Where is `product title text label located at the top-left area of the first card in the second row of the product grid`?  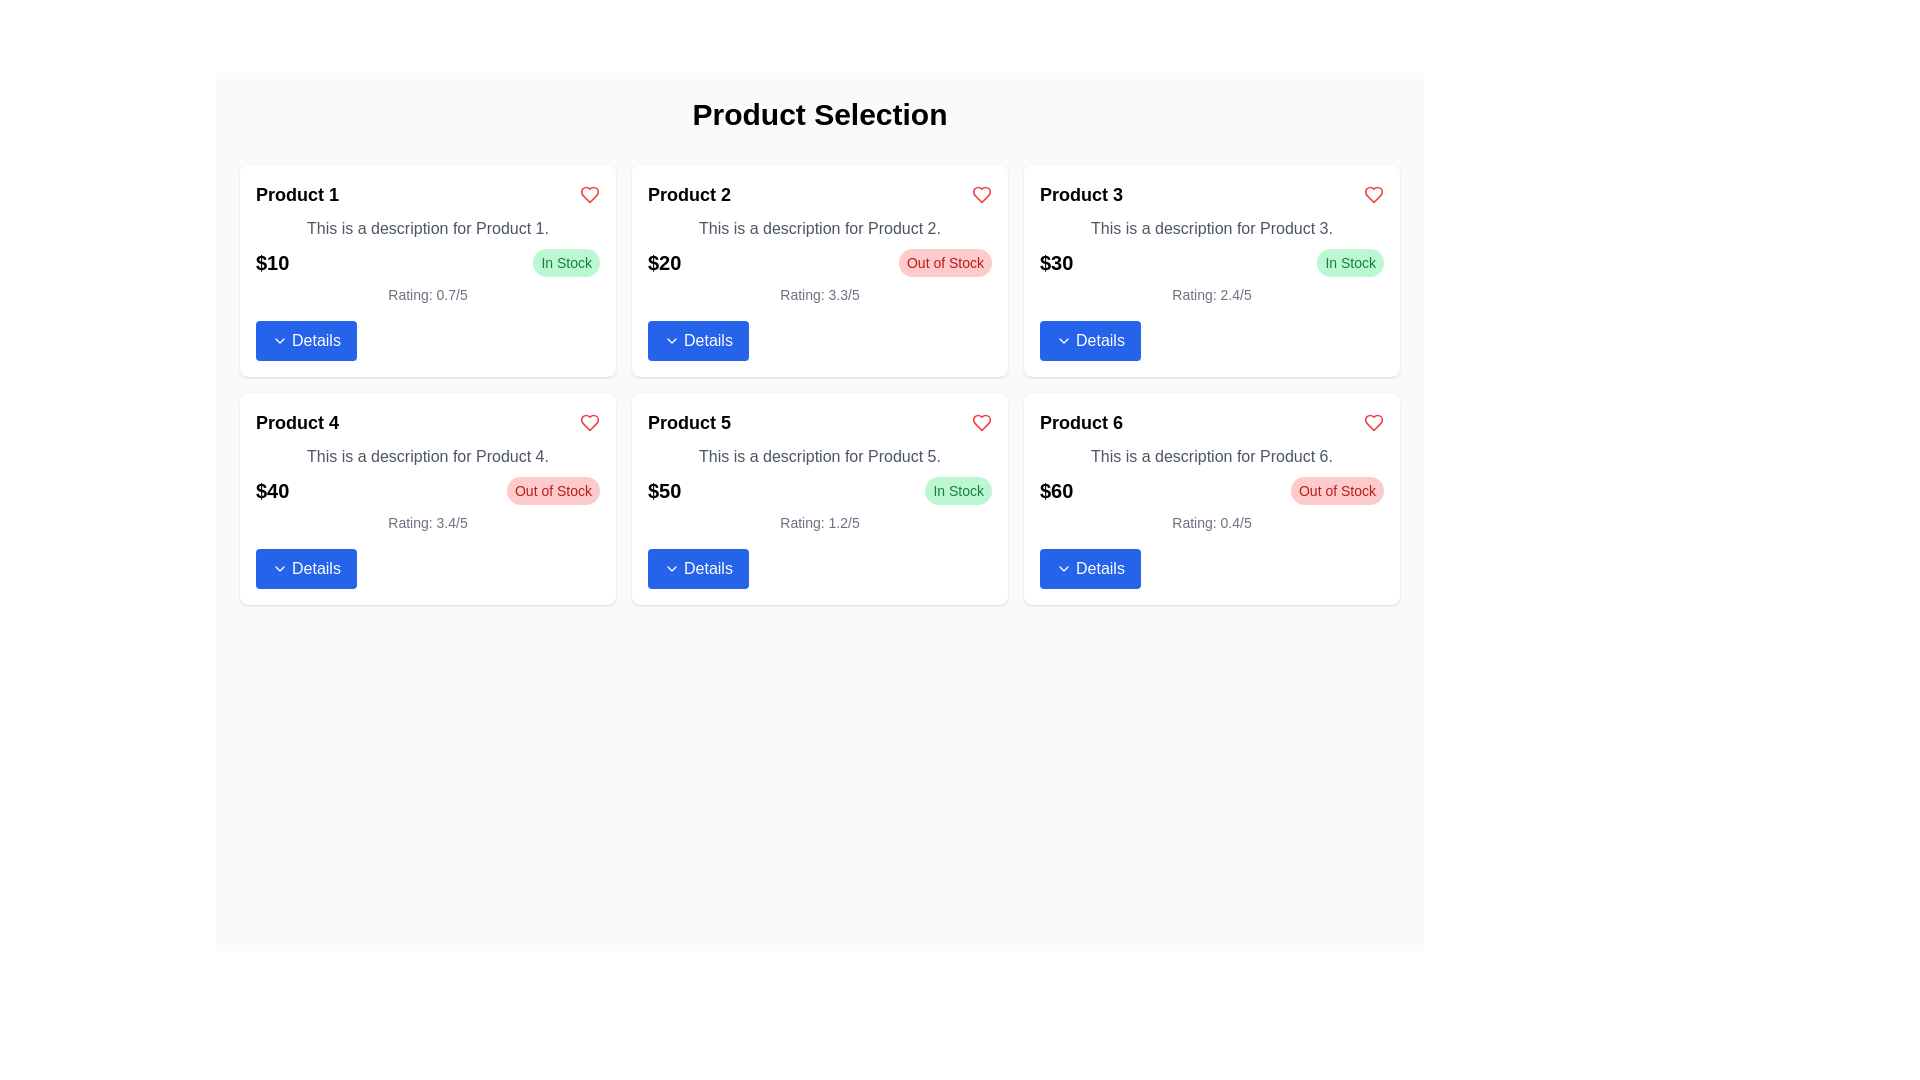
product title text label located at the top-left area of the first card in the second row of the product grid is located at coordinates (689, 422).